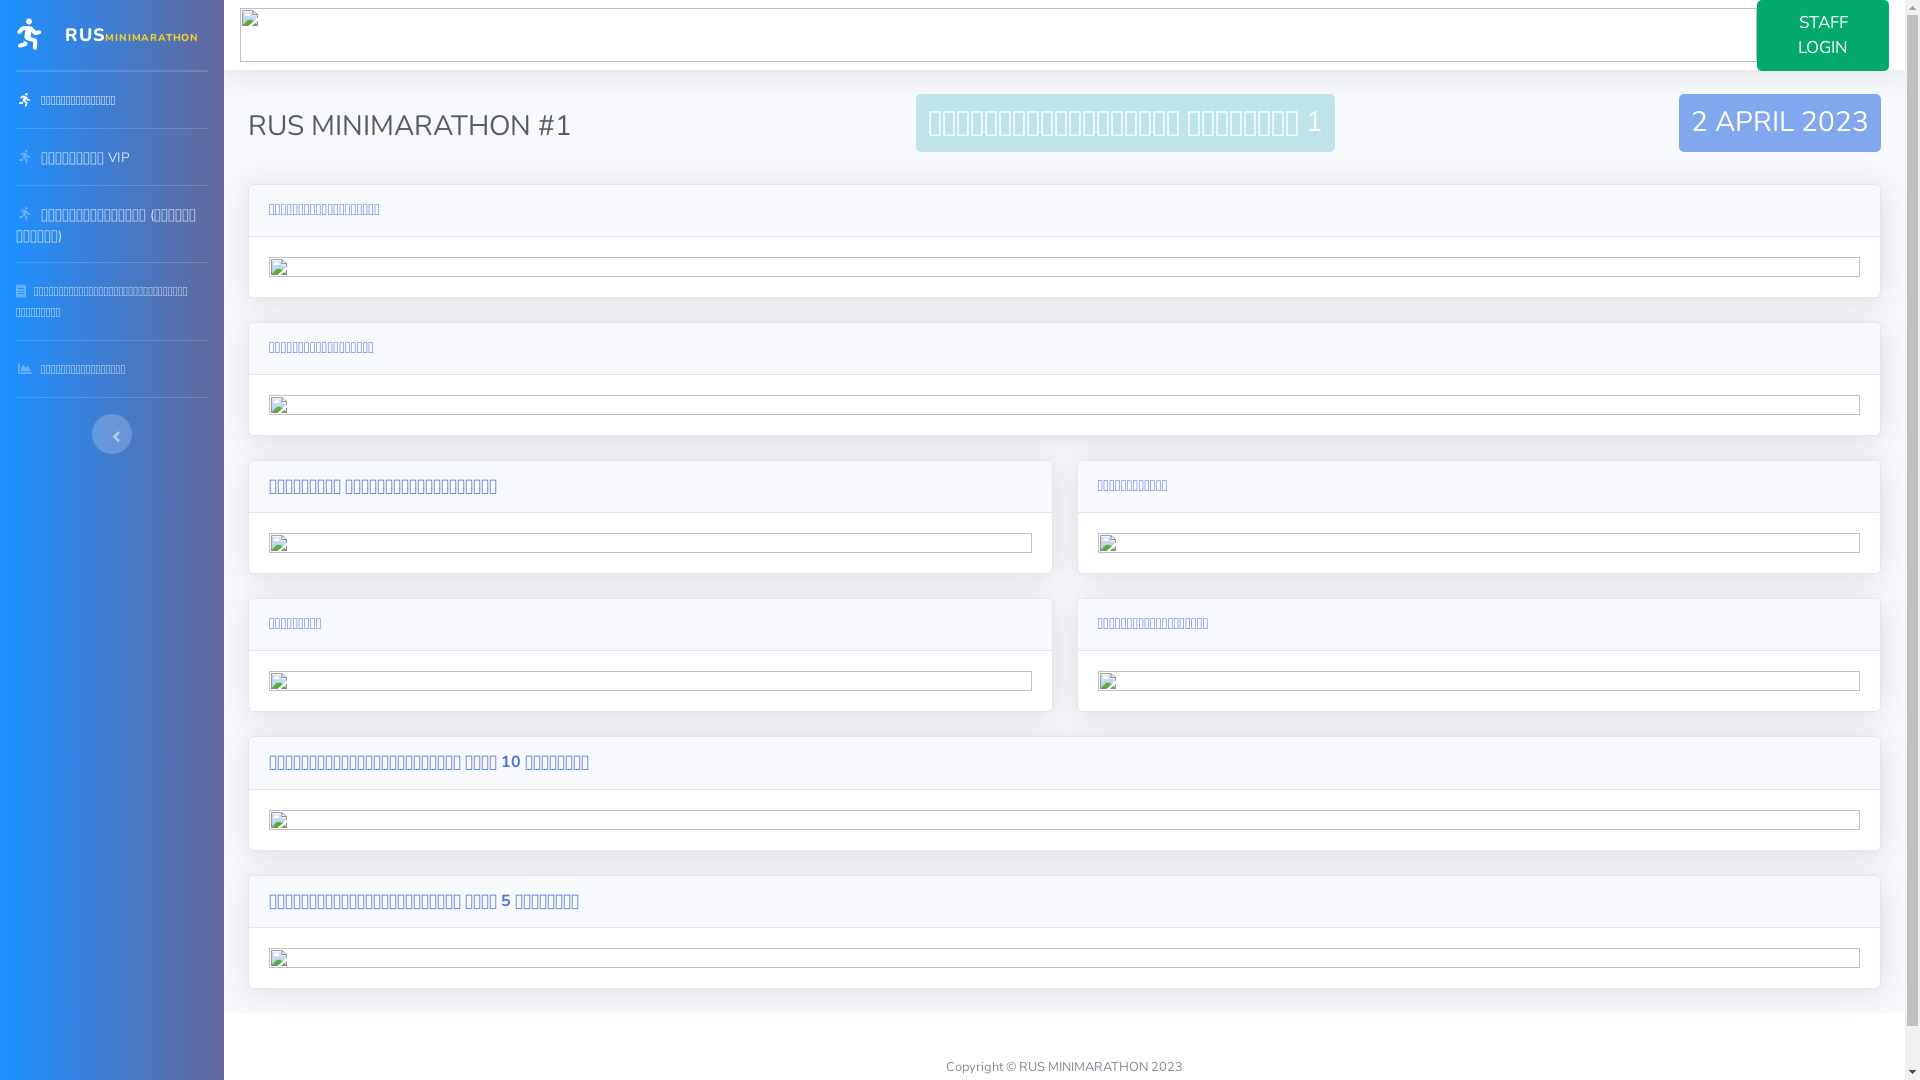  I want to click on 'RUSMINIMARATHON', so click(110, 34).